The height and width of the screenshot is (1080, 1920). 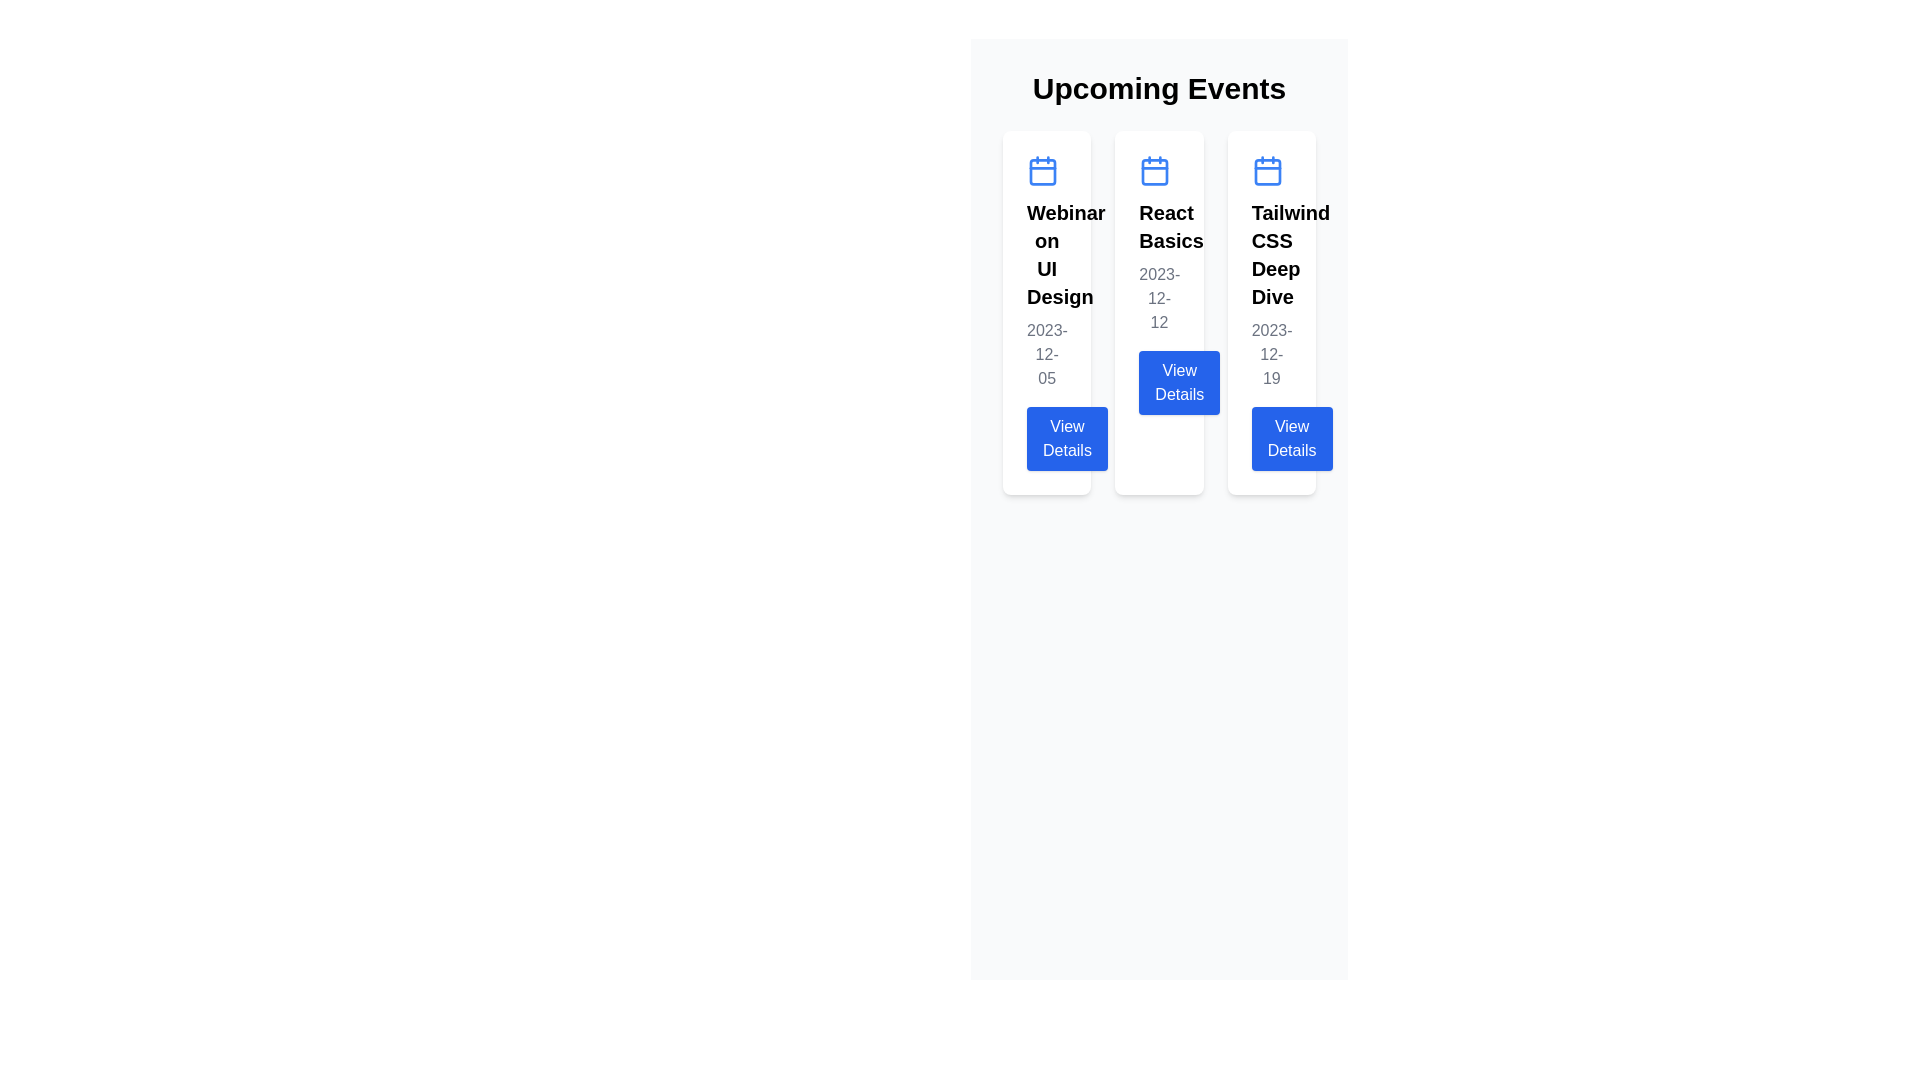 What do you see at coordinates (1041, 169) in the screenshot?
I see `calendar icon located at the top of the card titled 'Webinar on UI Design' to understand its symbolic significance` at bounding box center [1041, 169].